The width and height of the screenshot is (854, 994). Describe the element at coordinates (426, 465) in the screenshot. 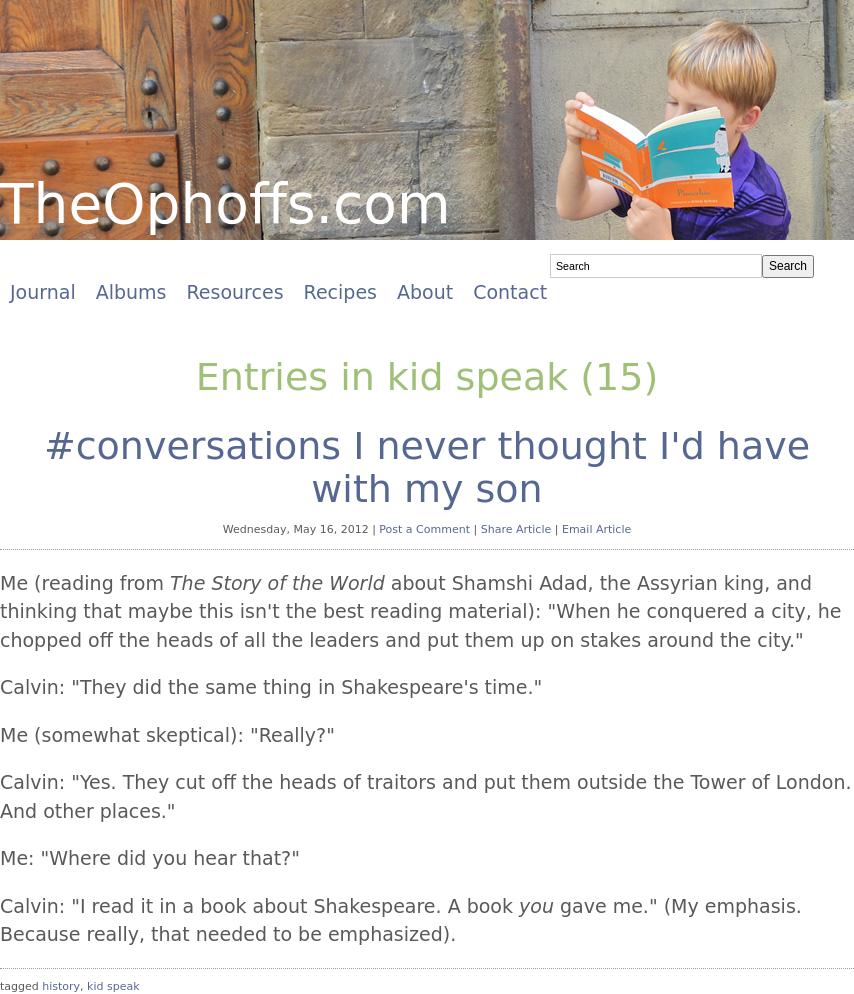

I see `'#conversations I never thought I'd have with my son'` at that location.